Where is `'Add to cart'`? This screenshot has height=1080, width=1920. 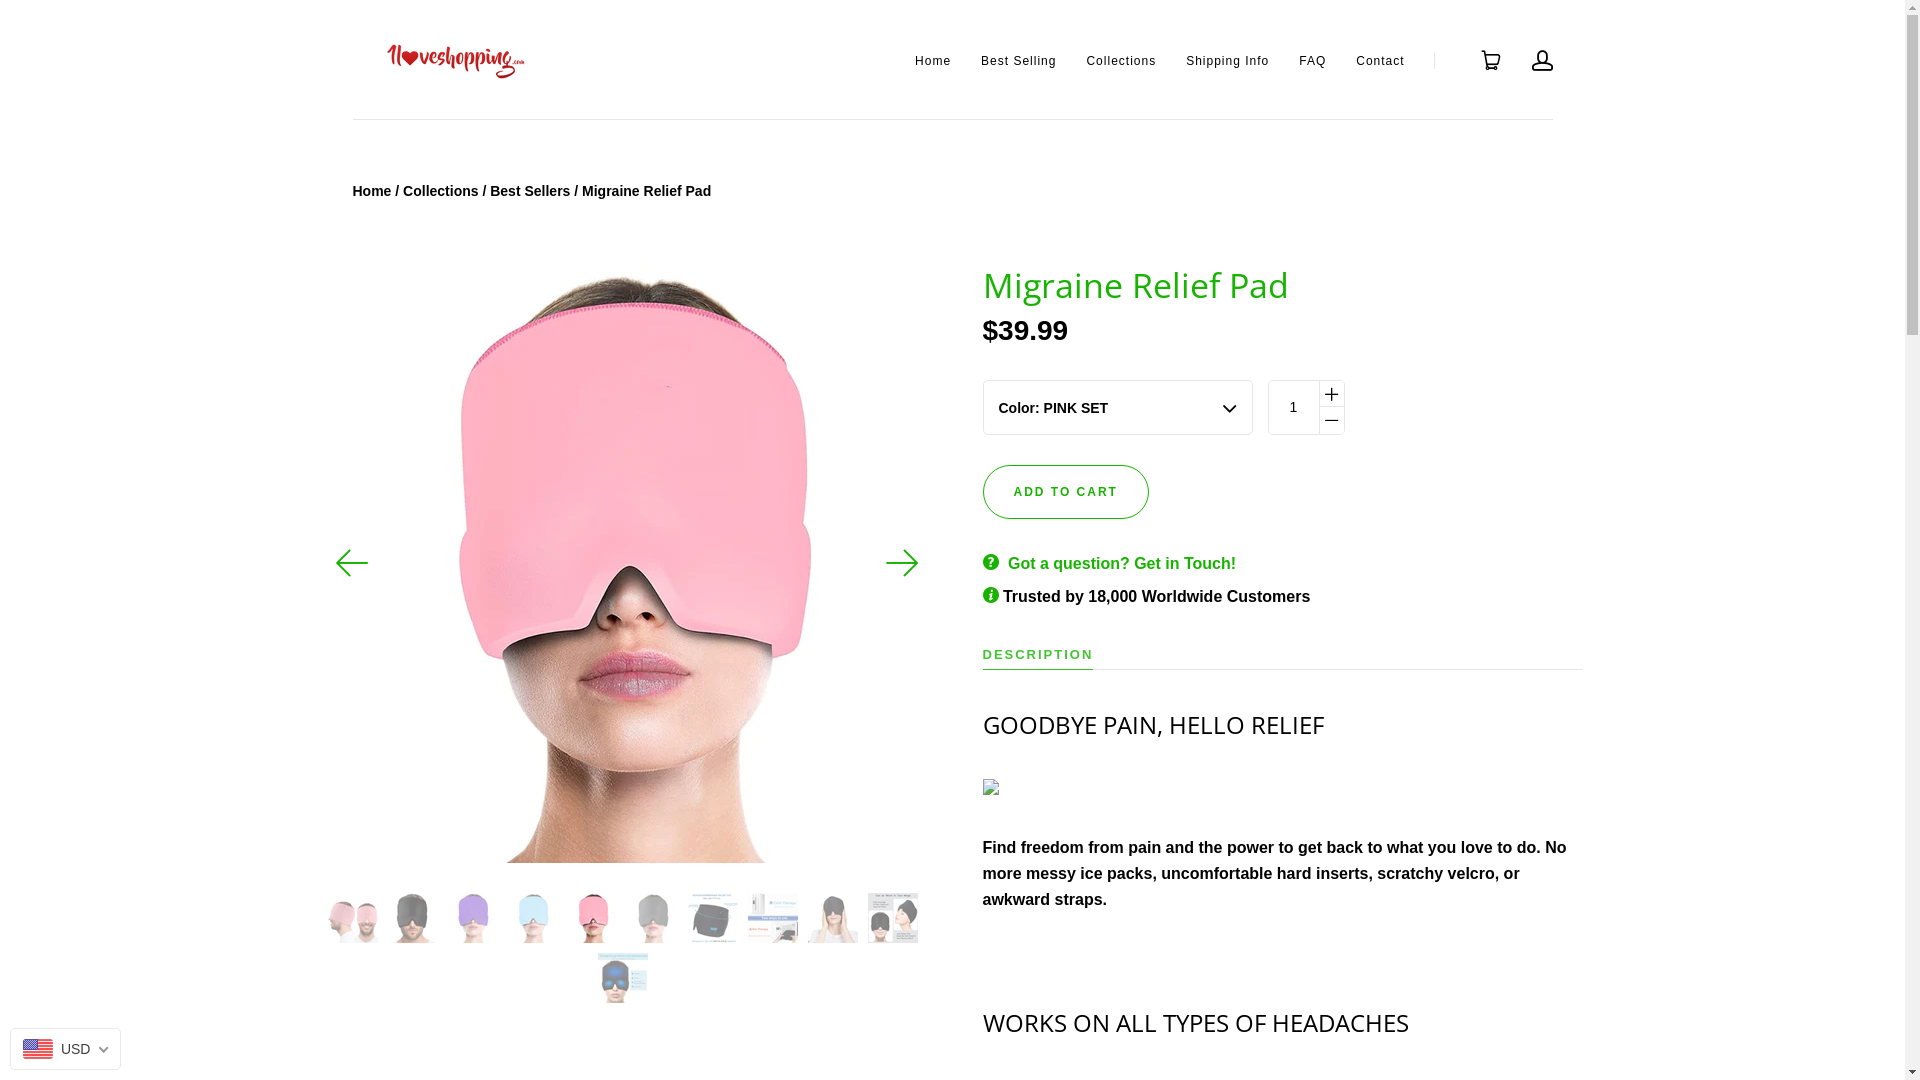
'Add to cart' is located at coordinates (1064, 492).